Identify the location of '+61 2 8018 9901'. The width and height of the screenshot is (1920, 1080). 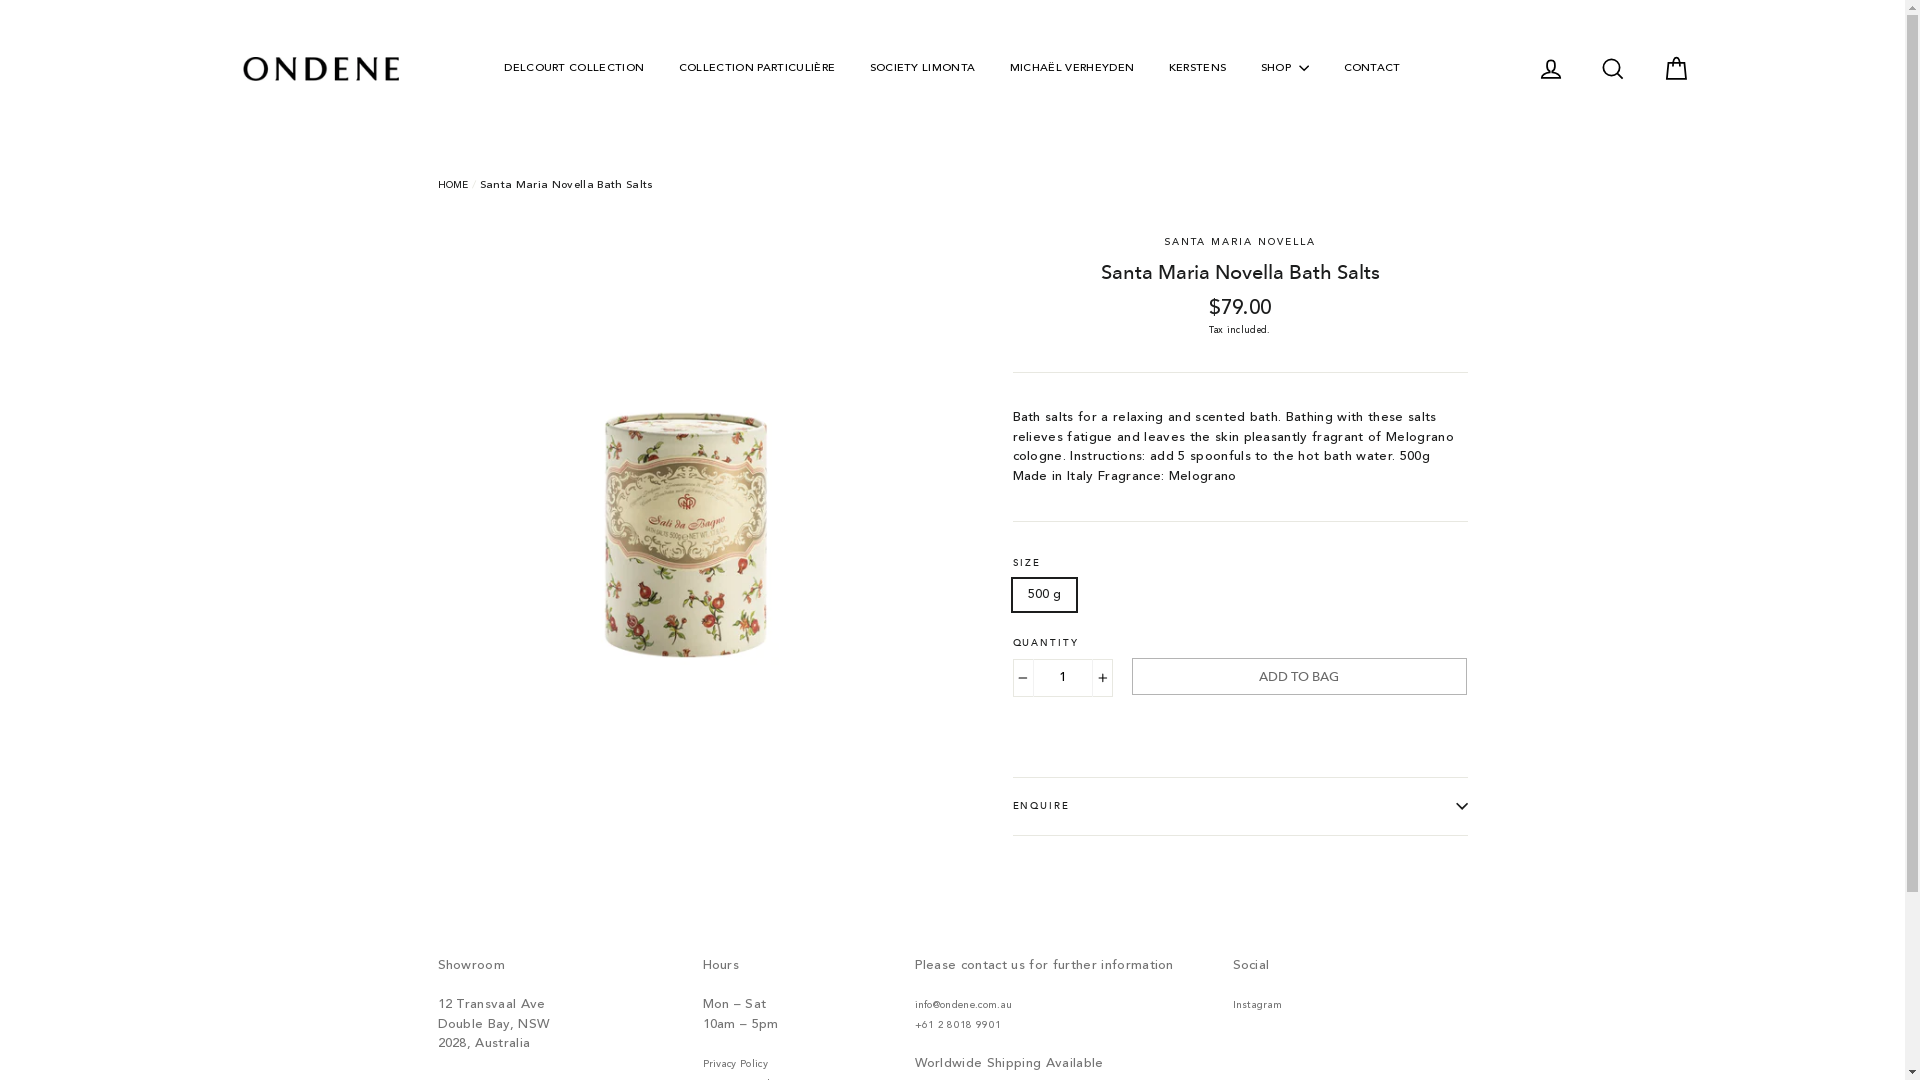
(956, 1025).